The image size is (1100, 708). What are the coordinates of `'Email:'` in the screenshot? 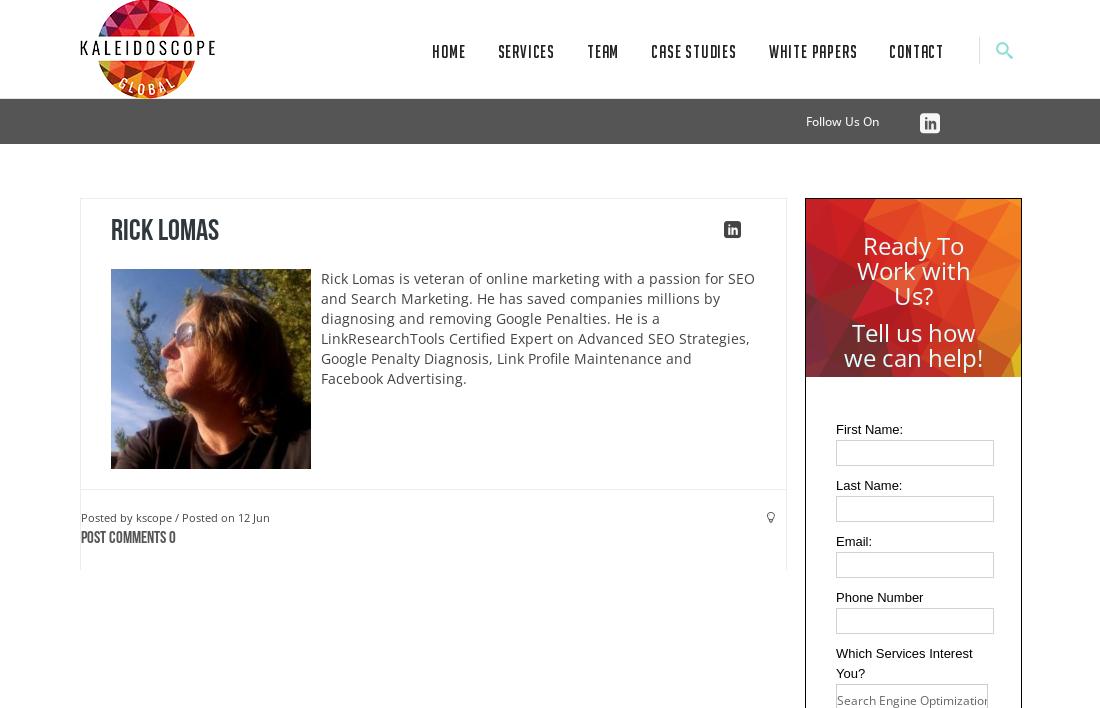 It's located at (853, 540).